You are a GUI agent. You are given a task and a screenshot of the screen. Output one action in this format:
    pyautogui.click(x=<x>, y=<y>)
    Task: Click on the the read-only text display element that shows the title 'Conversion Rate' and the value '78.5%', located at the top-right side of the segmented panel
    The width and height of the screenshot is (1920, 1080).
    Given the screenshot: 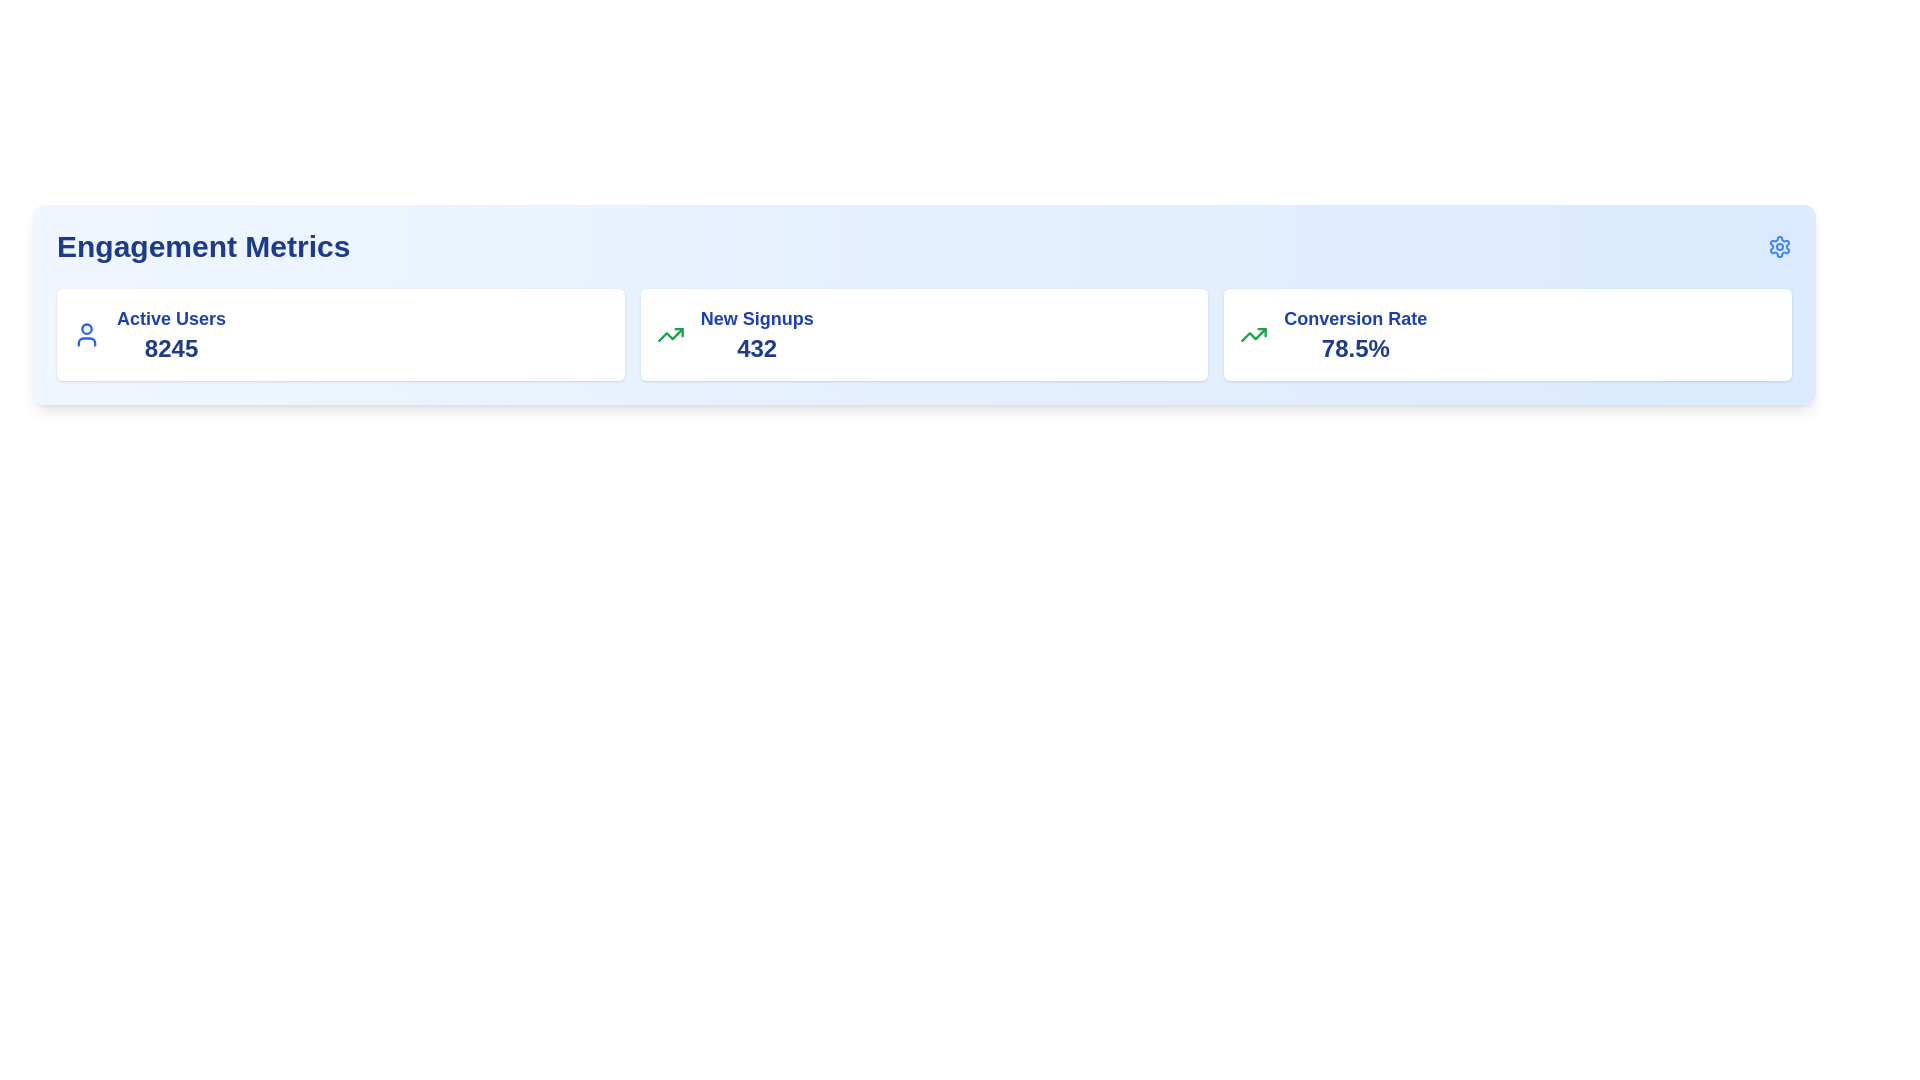 What is the action you would take?
    pyautogui.click(x=1355, y=334)
    